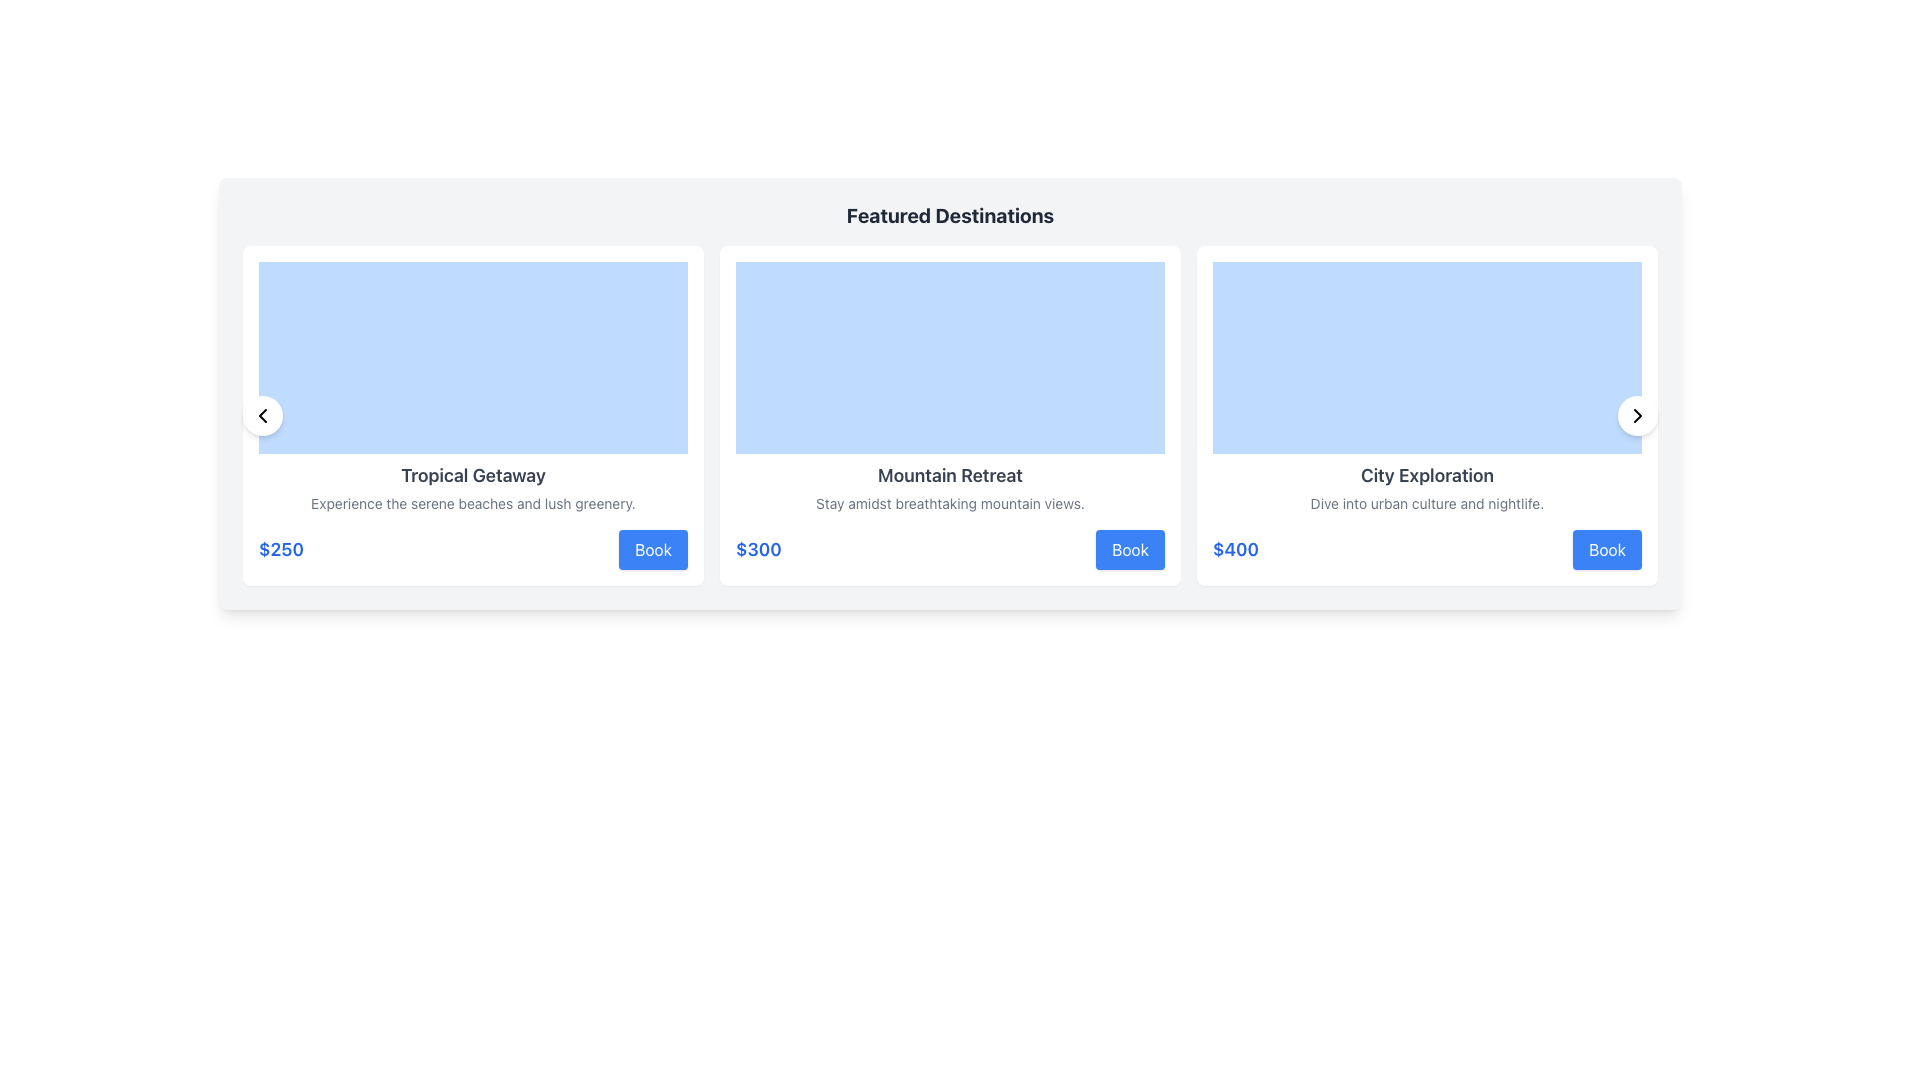  I want to click on the header text label that indicates 'Featured Destinations' to observe the styling changes, so click(949, 216).